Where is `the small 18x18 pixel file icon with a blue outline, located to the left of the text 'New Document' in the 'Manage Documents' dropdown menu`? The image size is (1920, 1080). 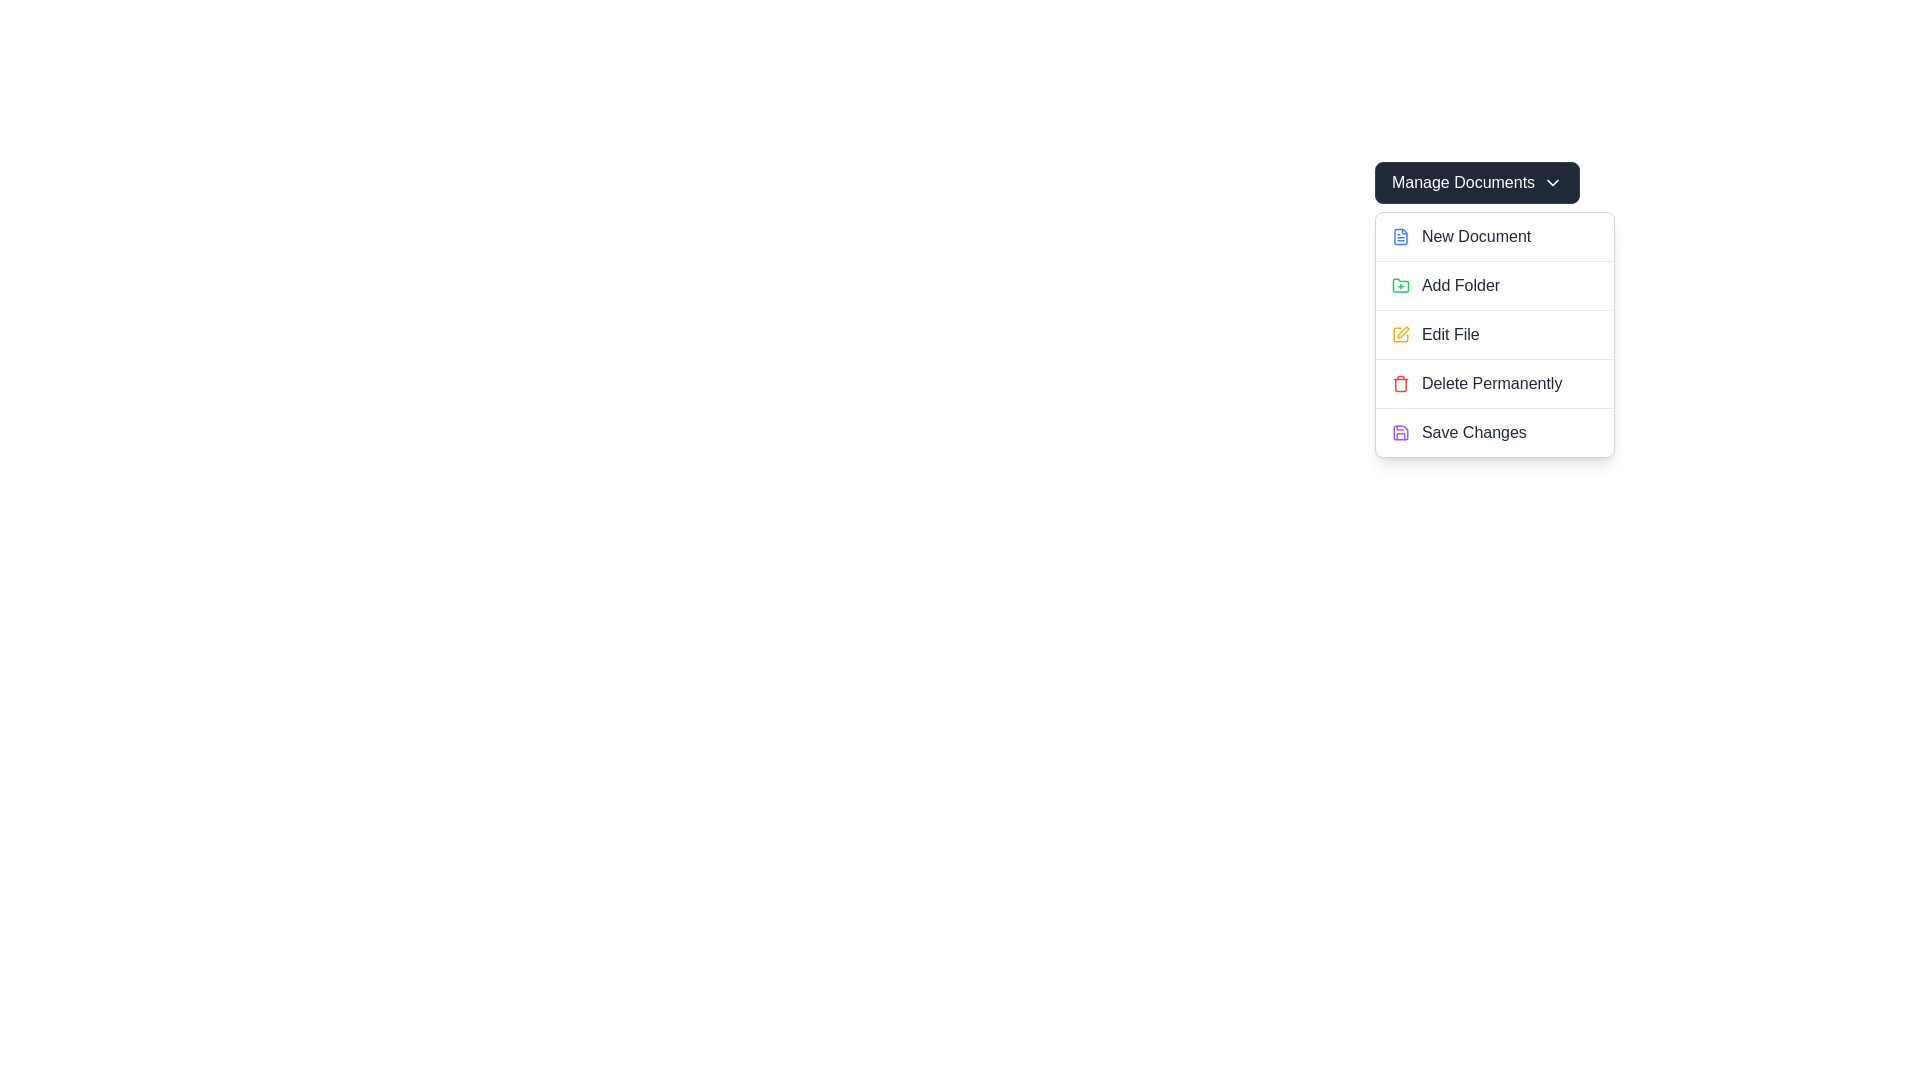 the small 18x18 pixel file icon with a blue outline, located to the left of the text 'New Document' in the 'Manage Documents' dropdown menu is located at coordinates (1399, 235).